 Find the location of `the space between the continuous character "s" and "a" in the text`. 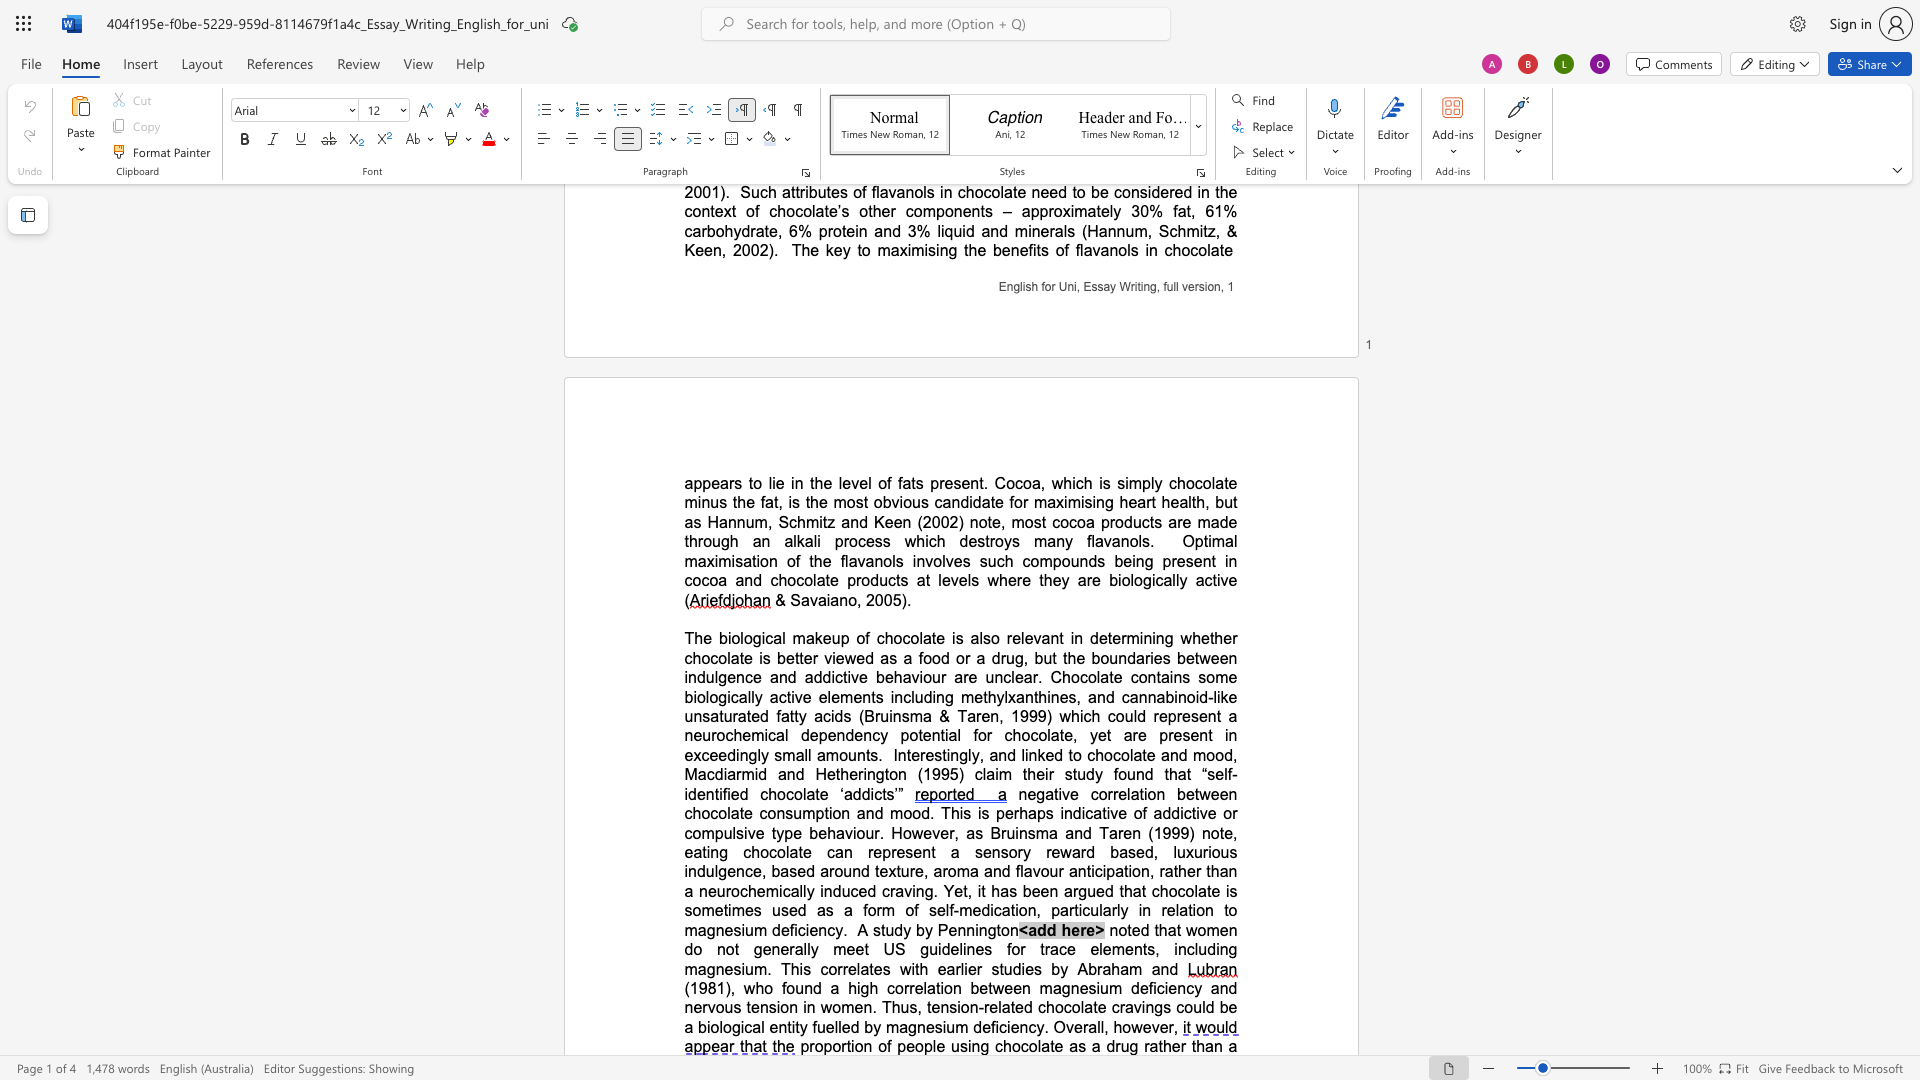

the space between the continuous character "s" and "a" in the text is located at coordinates (1102, 286).